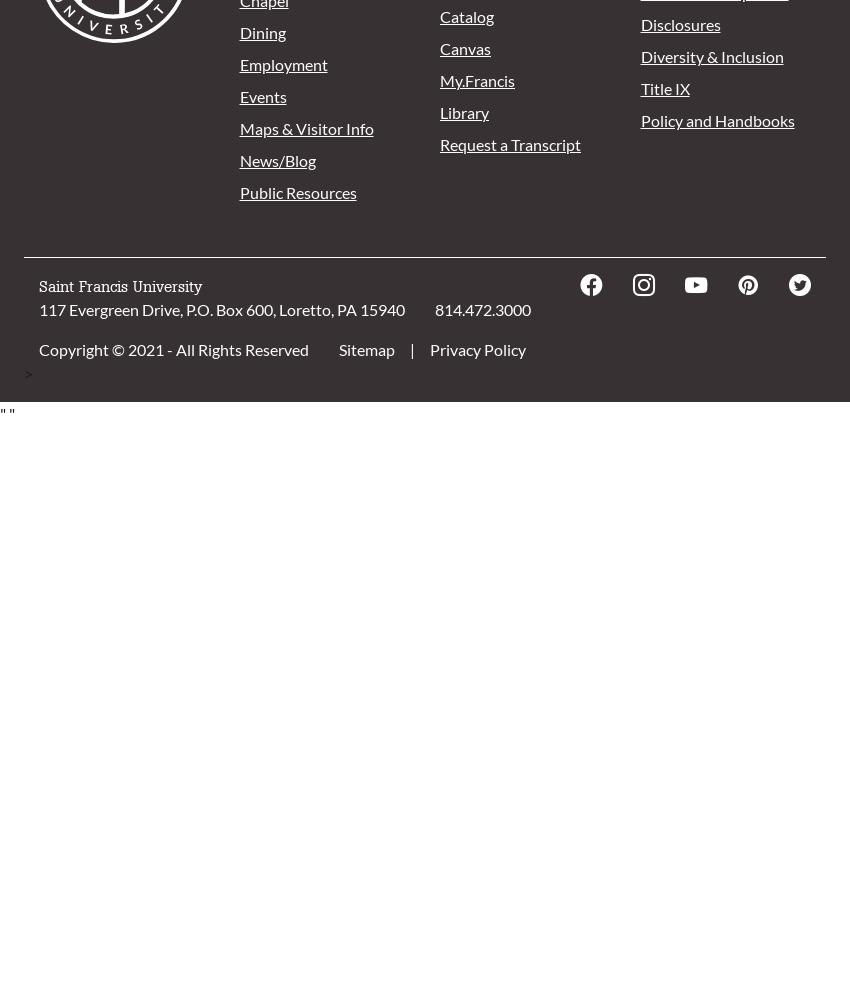 This screenshot has height=1000, width=850. Describe the element at coordinates (281, 63) in the screenshot. I see `'Employment'` at that location.